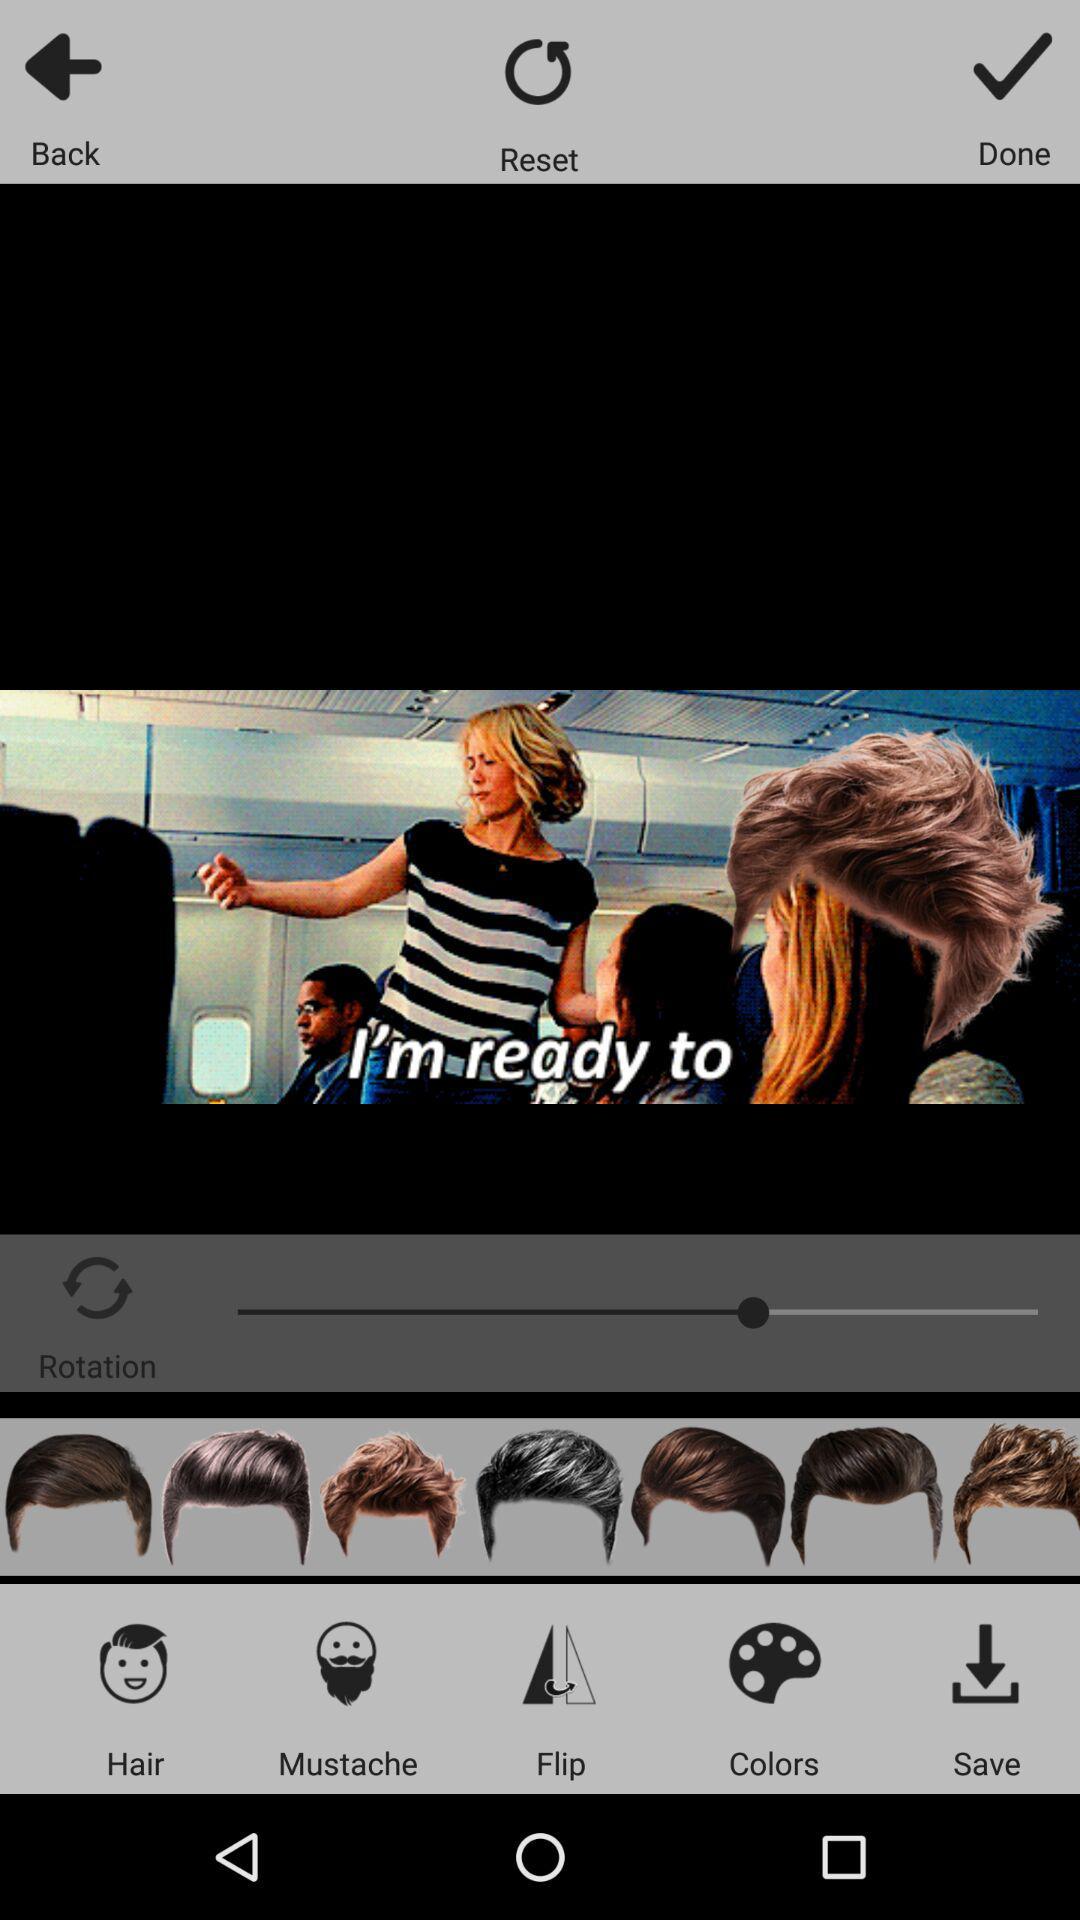 This screenshot has height=1920, width=1080. Describe the element at coordinates (560, 1662) in the screenshot. I see `flip` at that location.